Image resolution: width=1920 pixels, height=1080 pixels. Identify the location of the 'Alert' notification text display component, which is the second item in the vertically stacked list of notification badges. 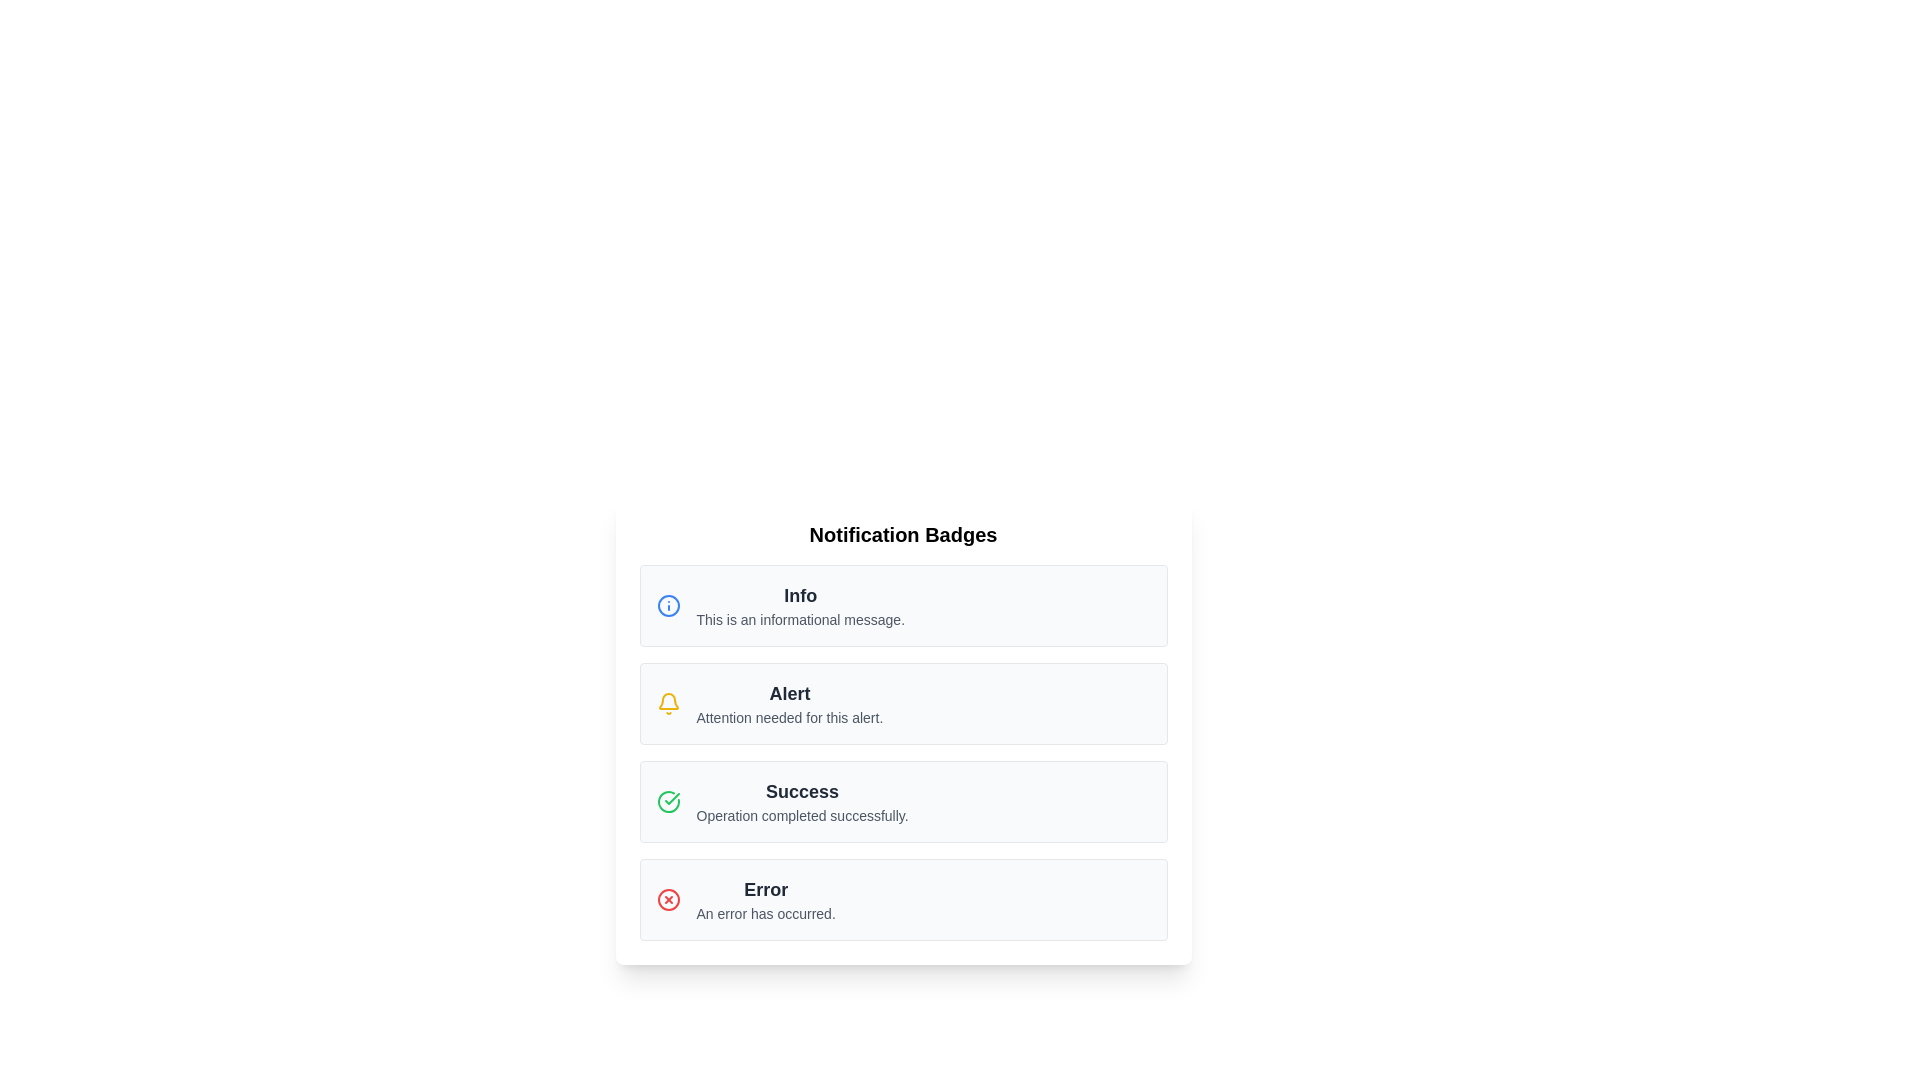
(788, 703).